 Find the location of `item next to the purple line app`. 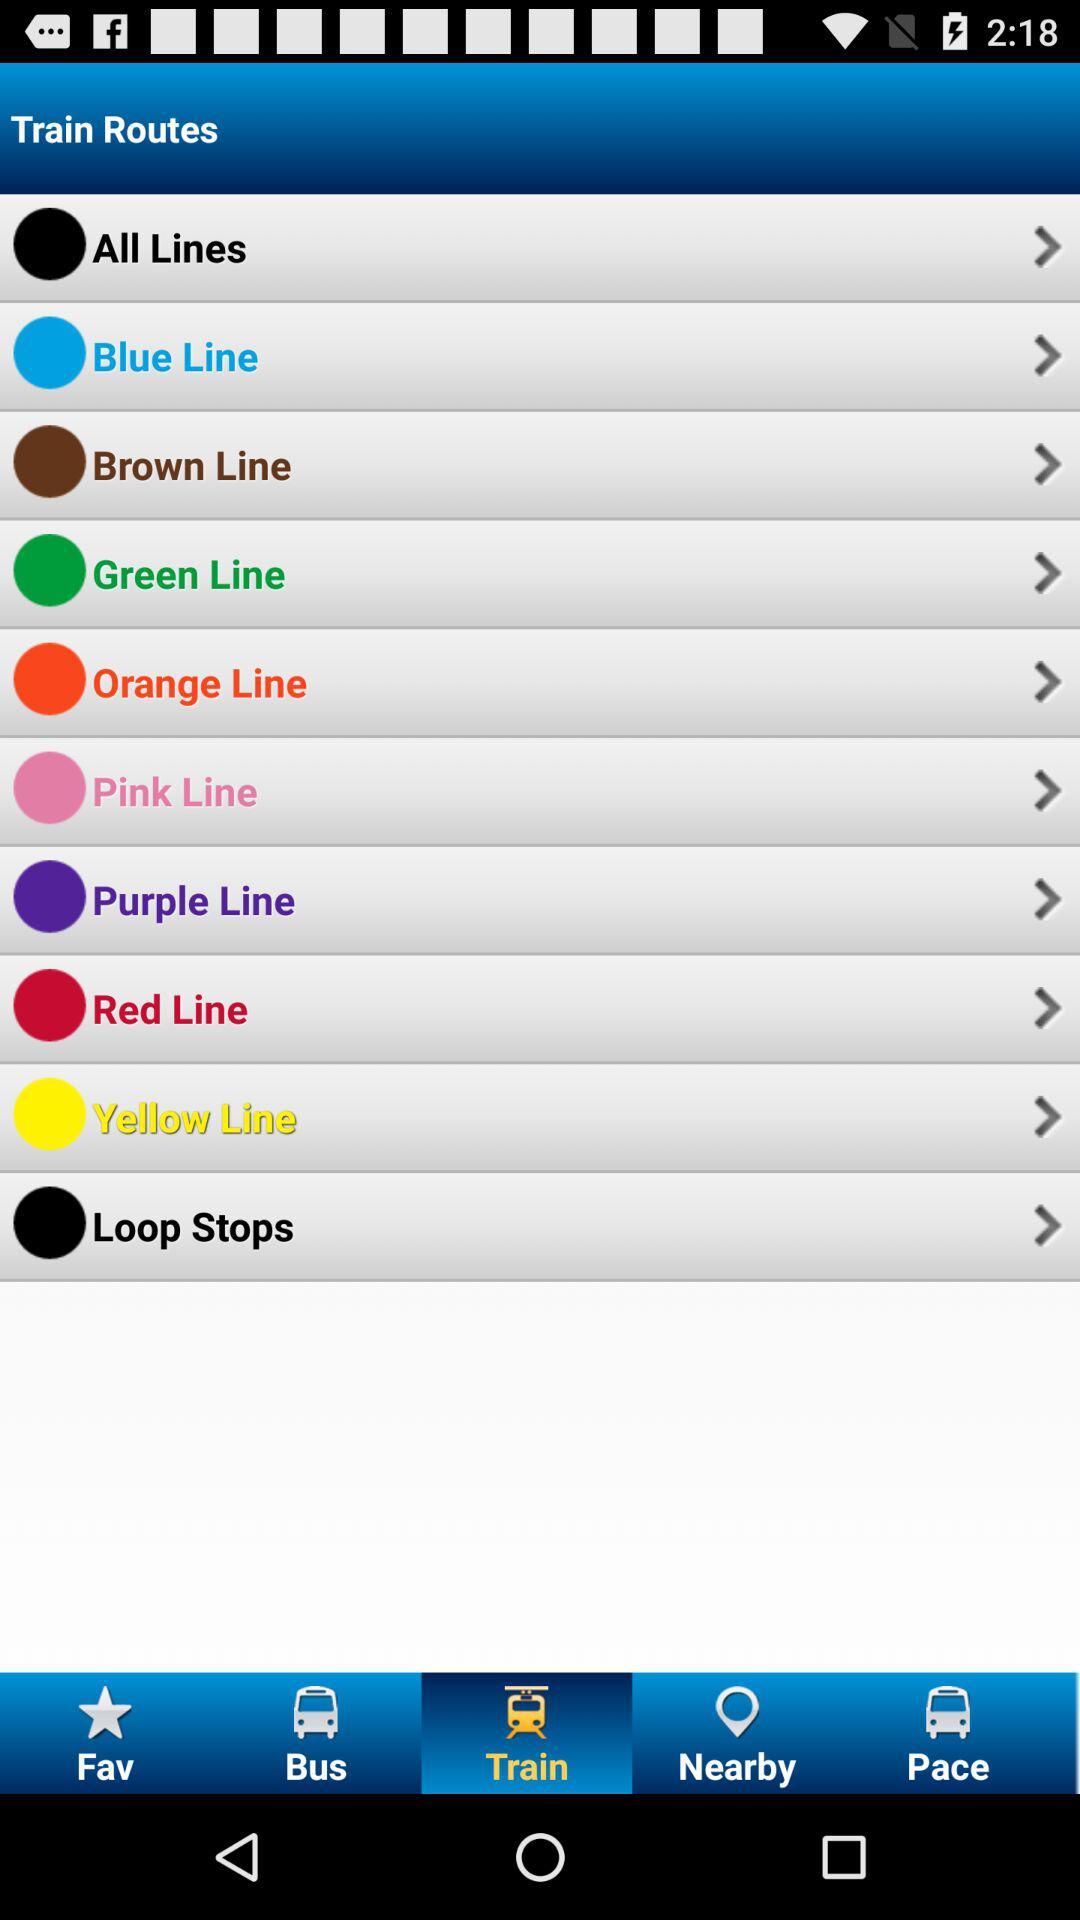

item next to the purple line app is located at coordinates (1044, 898).